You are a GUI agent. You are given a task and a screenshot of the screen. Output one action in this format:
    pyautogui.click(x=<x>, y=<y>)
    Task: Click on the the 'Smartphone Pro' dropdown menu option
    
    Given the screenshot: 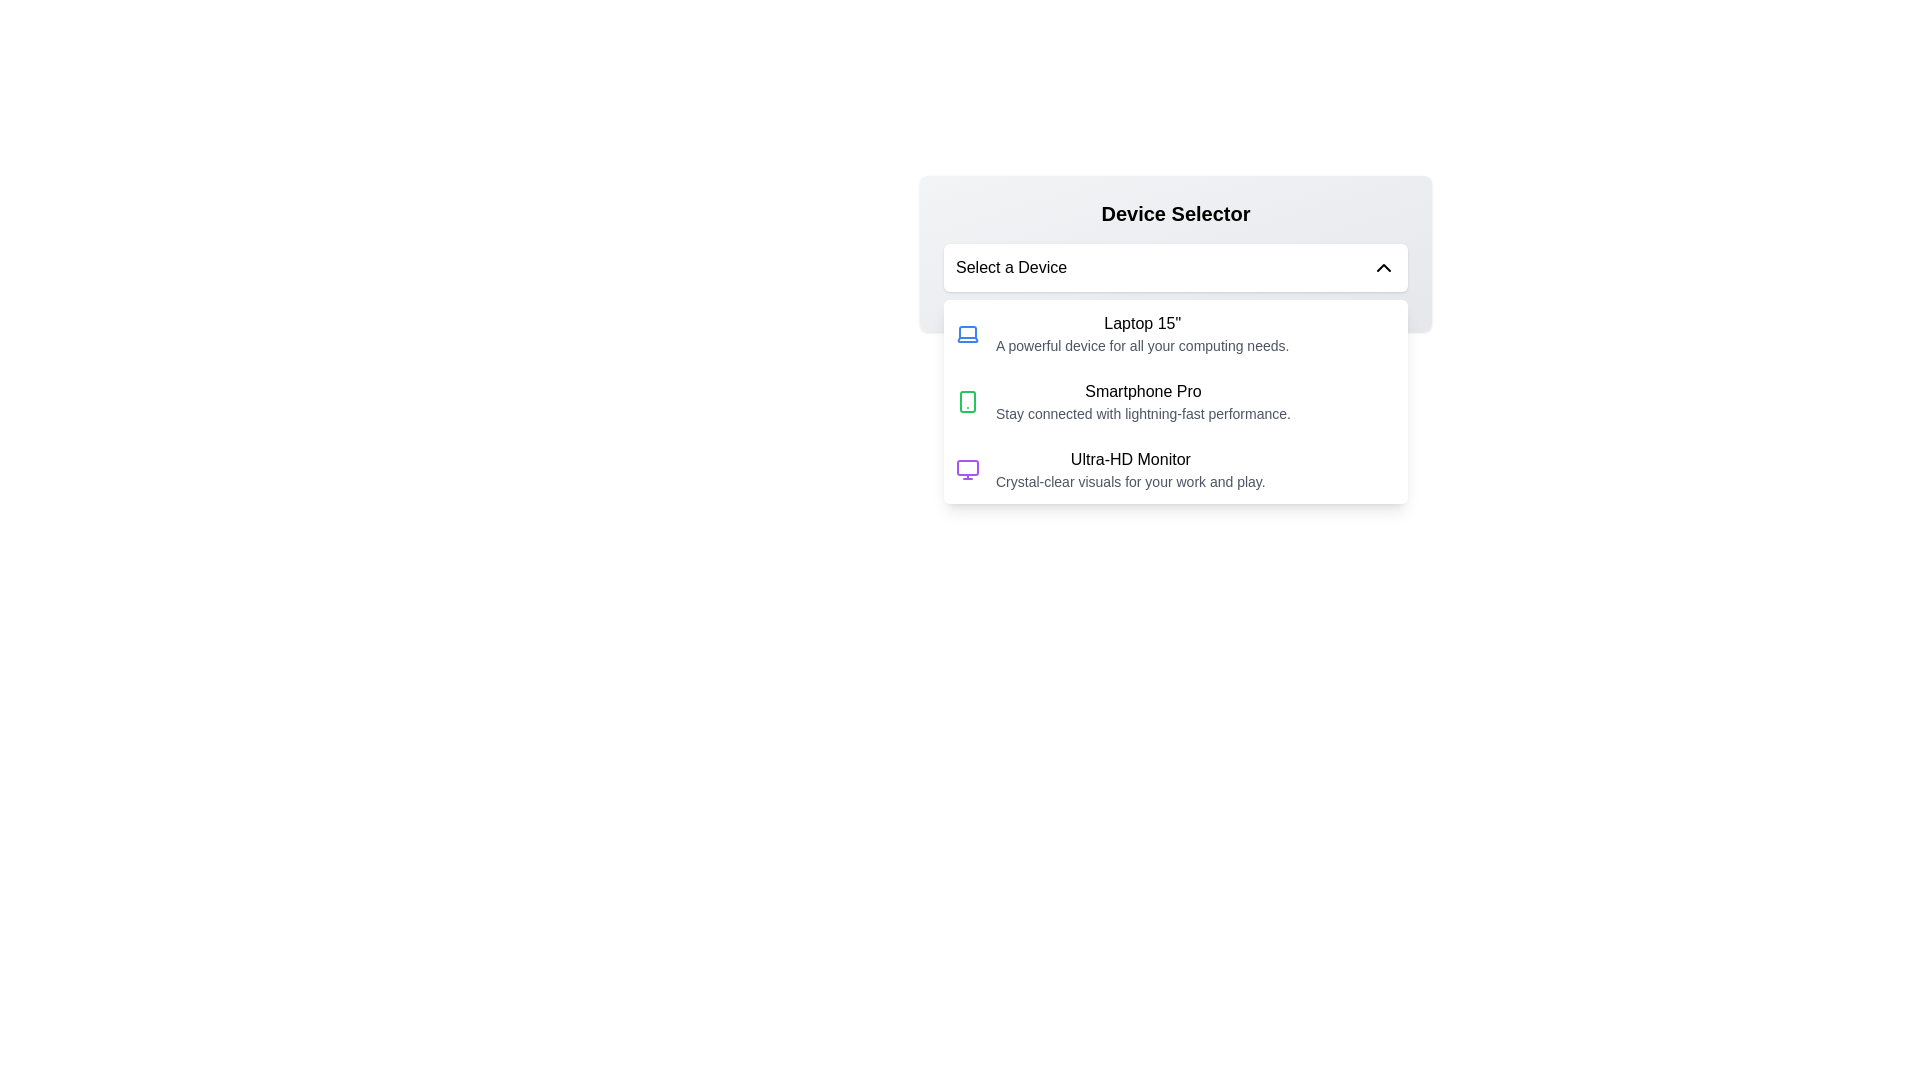 What is the action you would take?
    pyautogui.click(x=1143, y=401)
    